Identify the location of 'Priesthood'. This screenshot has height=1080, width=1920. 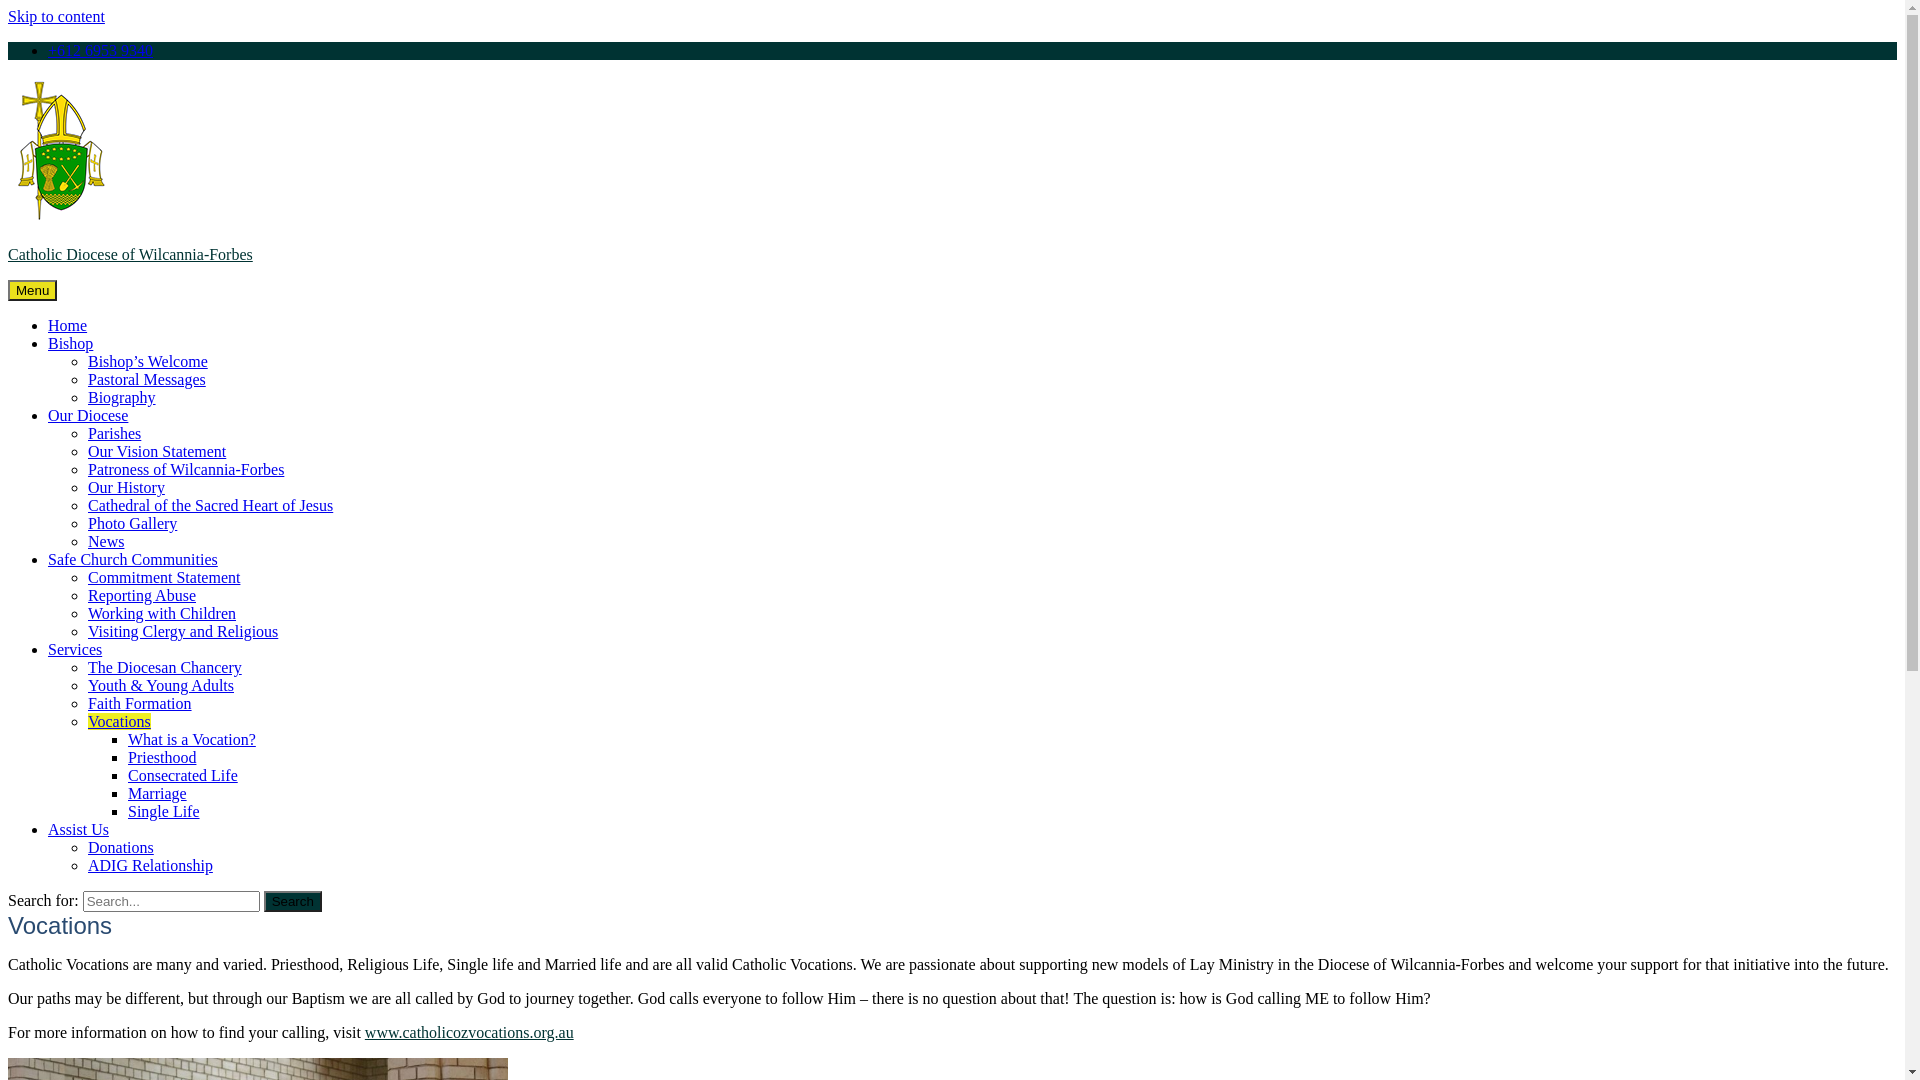
(162, 757).